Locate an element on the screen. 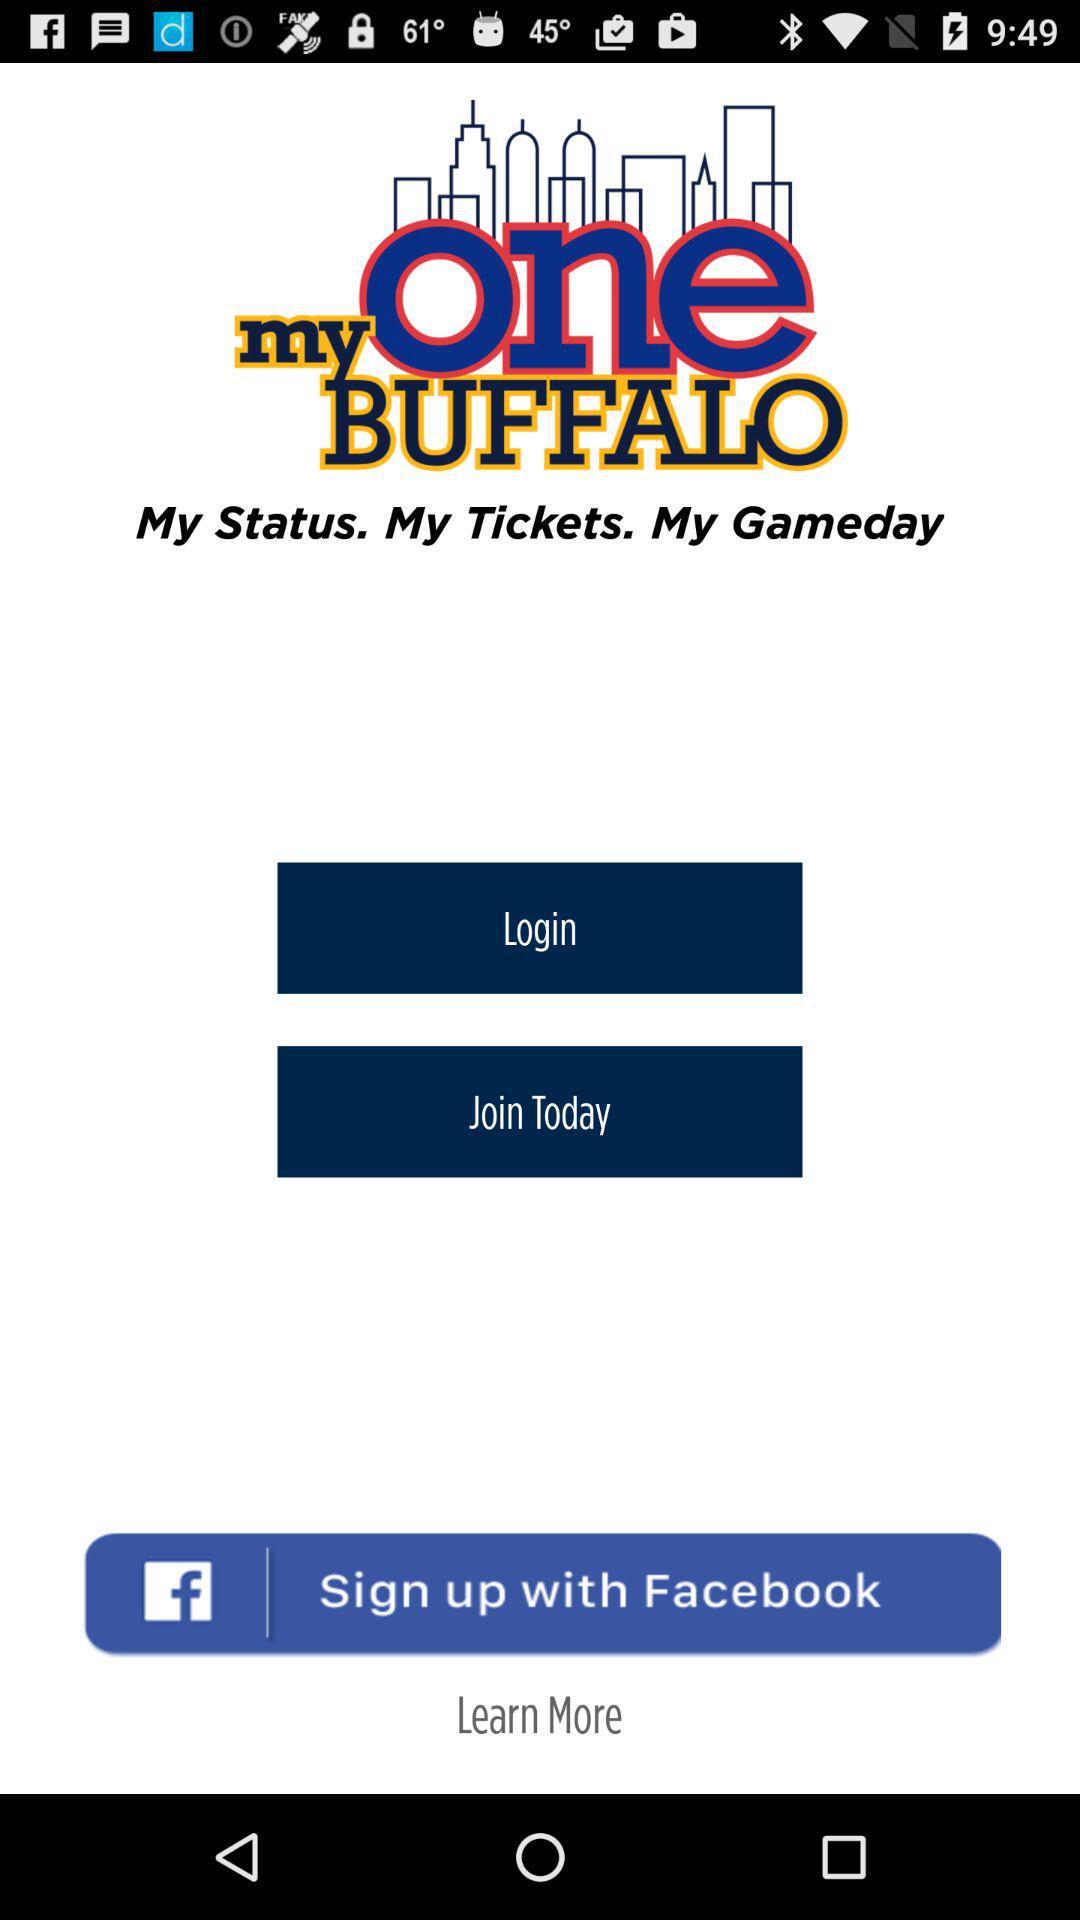 The image size is (1080, 1920). the join today button is located at coordinates (540, 1110).